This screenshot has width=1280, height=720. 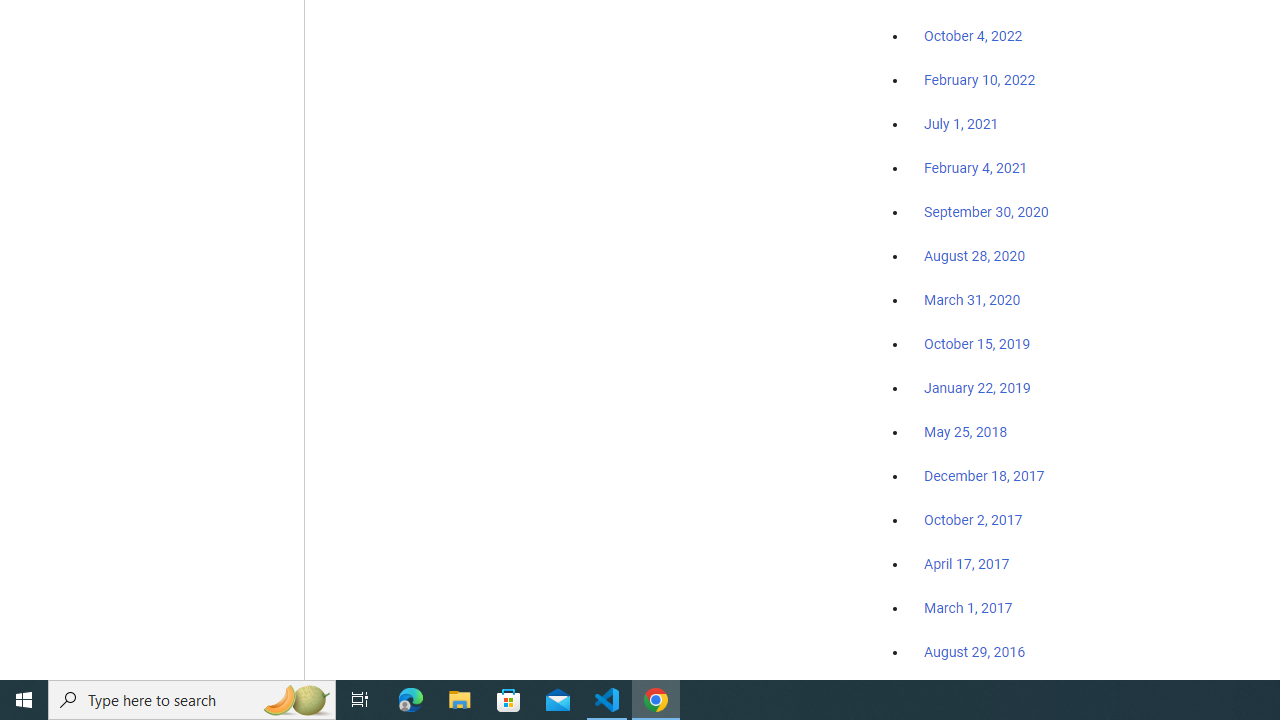 I want to click on 'April 17, 2017', so click(x=967, y=564).